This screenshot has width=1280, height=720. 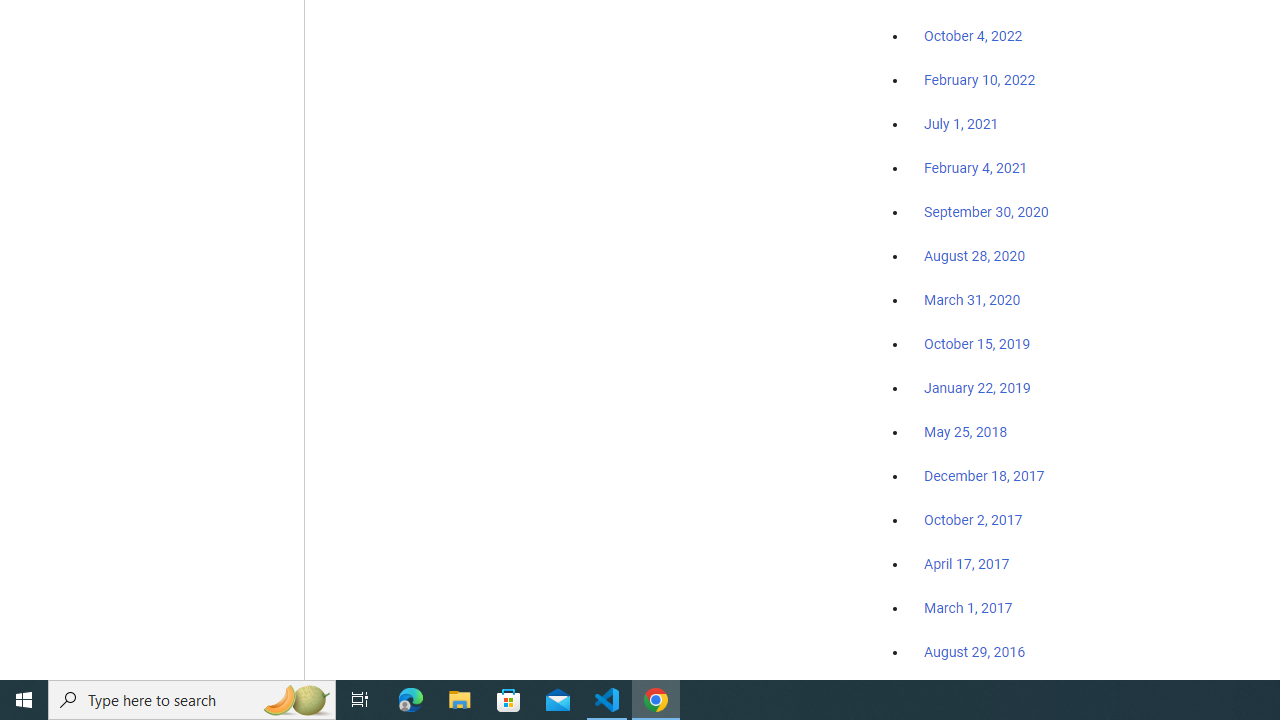 I want to click on 'April 17, 2017', so click(x=967, y=564).